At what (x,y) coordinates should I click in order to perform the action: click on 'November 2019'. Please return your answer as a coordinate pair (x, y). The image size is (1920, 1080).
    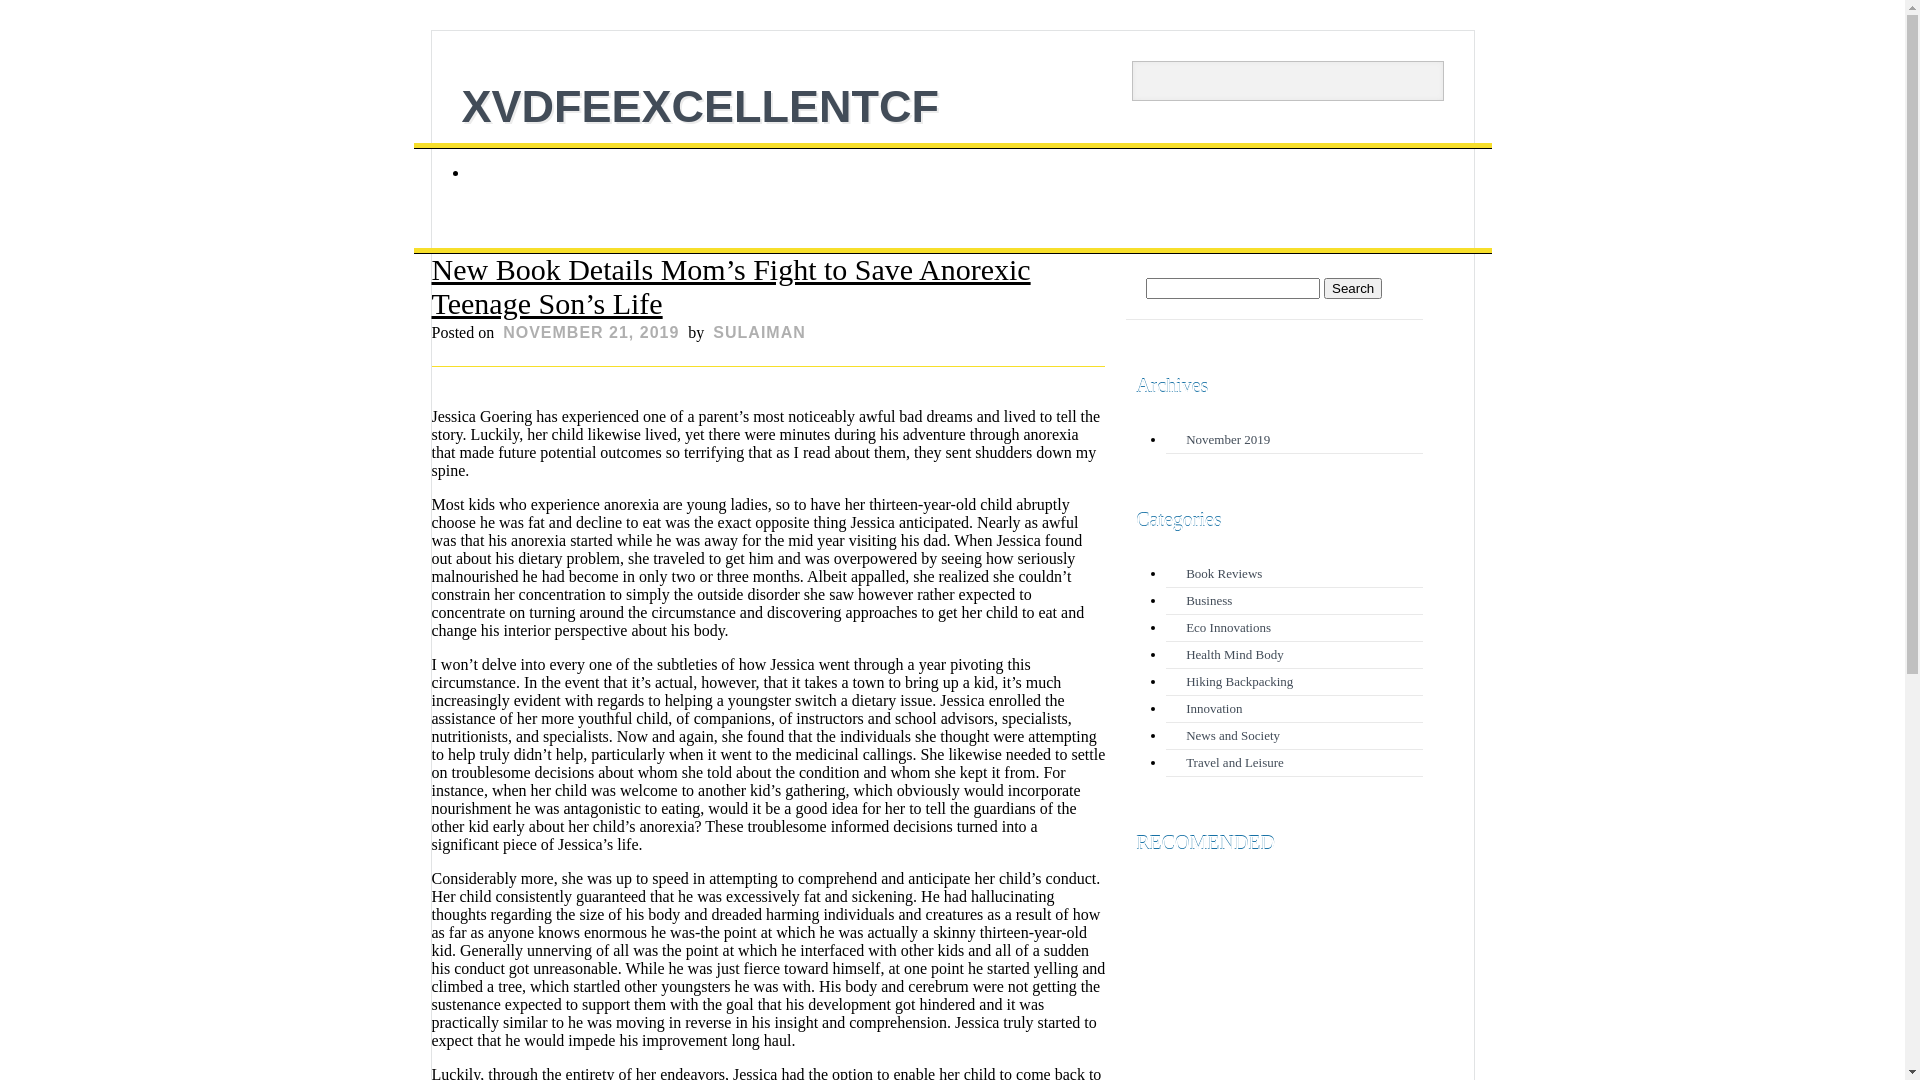
    Looking at the image, I should click on (1185, 438).